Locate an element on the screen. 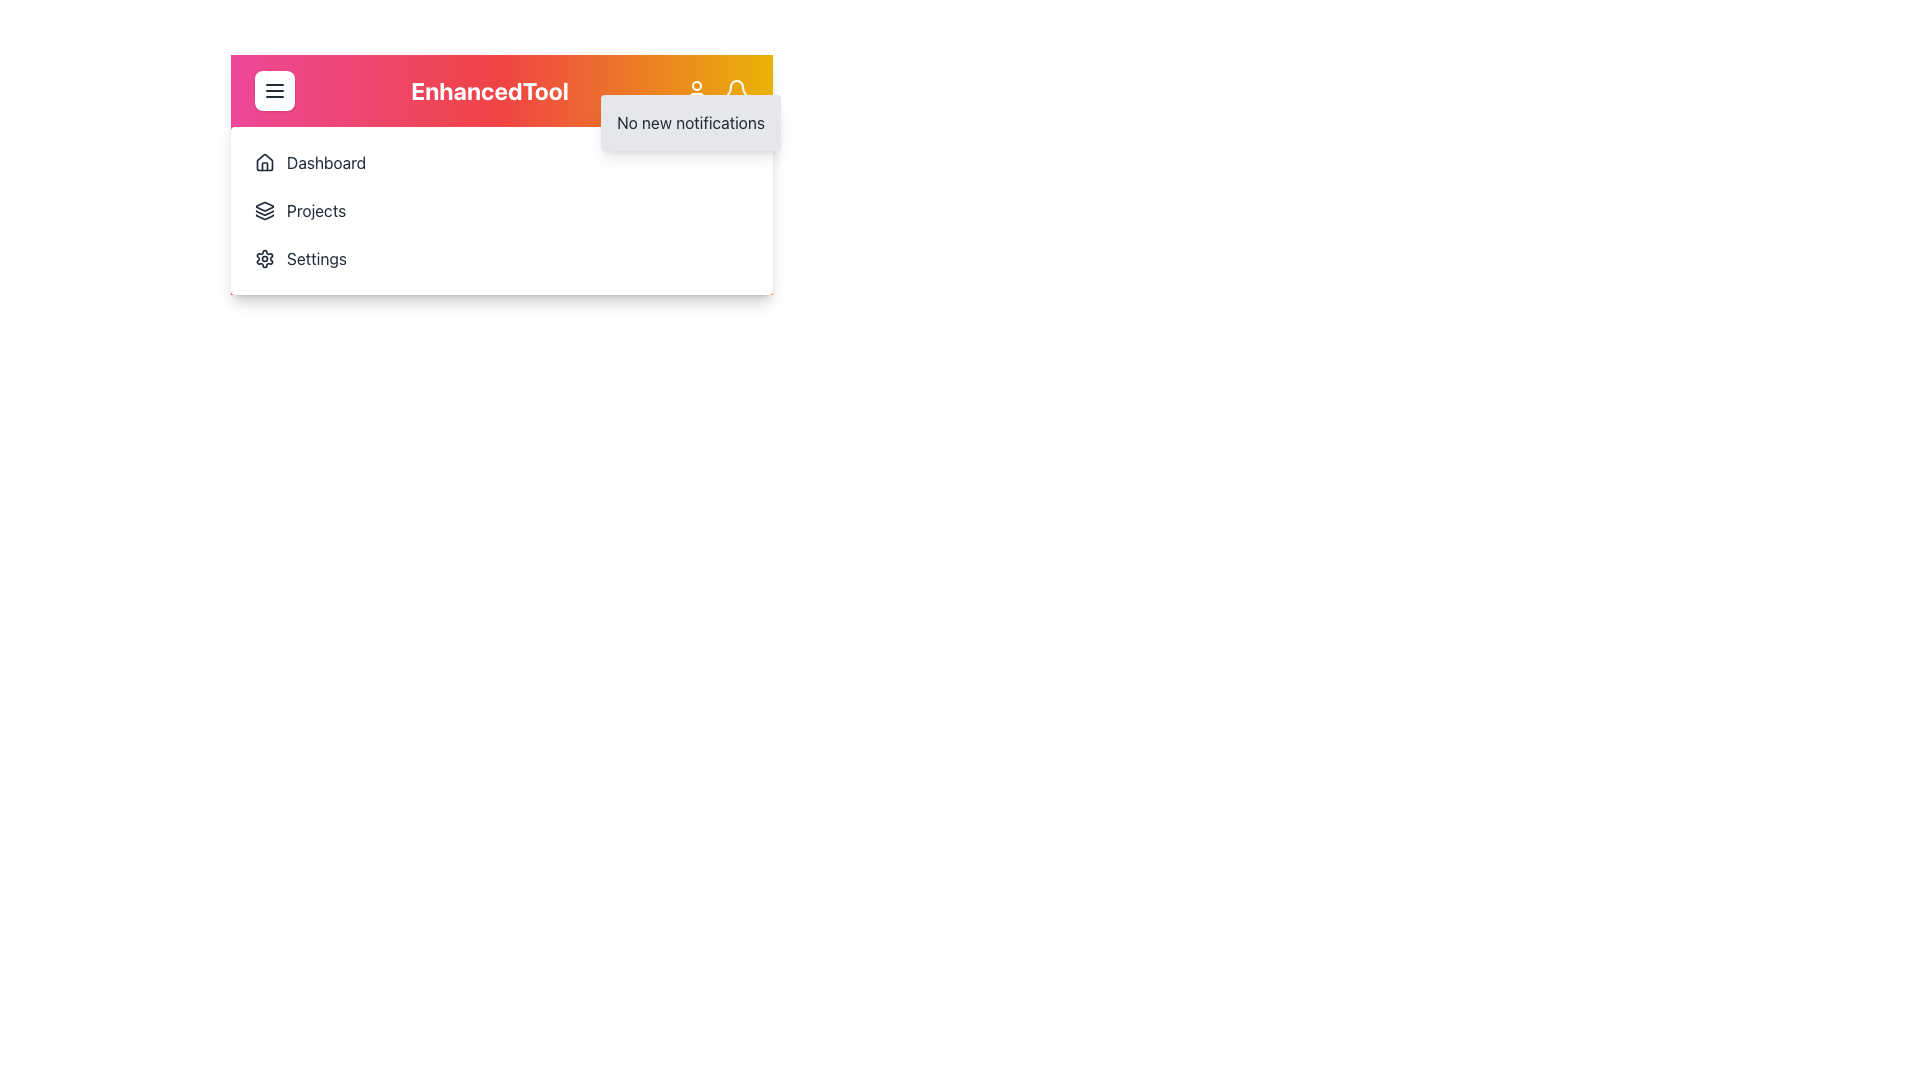 Image resolution: width=1920 pixels, height=1080 pixels. the settings SVG icon located at the bottom left of the menu dropdown, which is the third item from the top and directly below the 'Projects' icon is located at coordinates (263, 257).